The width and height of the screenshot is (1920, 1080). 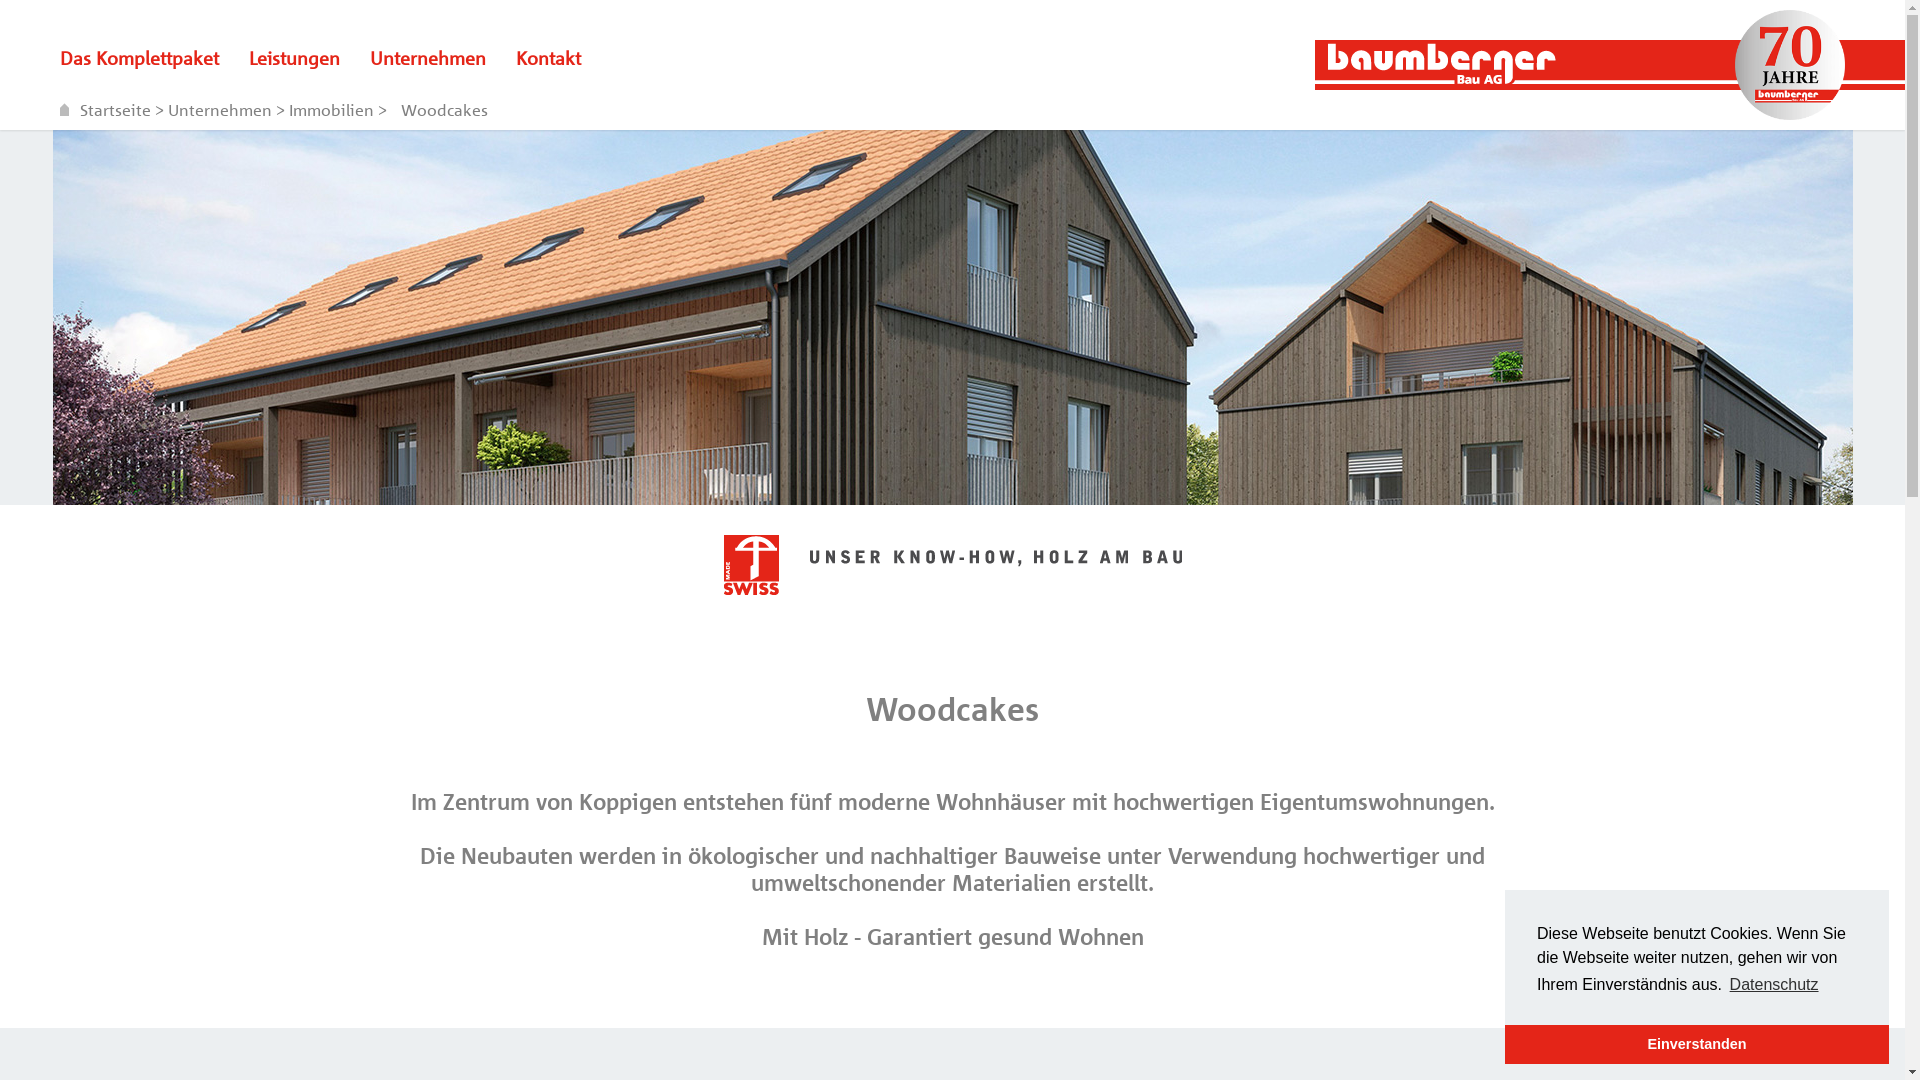 I want to click on 'Datenschutz', so click(x=1773, y=983).